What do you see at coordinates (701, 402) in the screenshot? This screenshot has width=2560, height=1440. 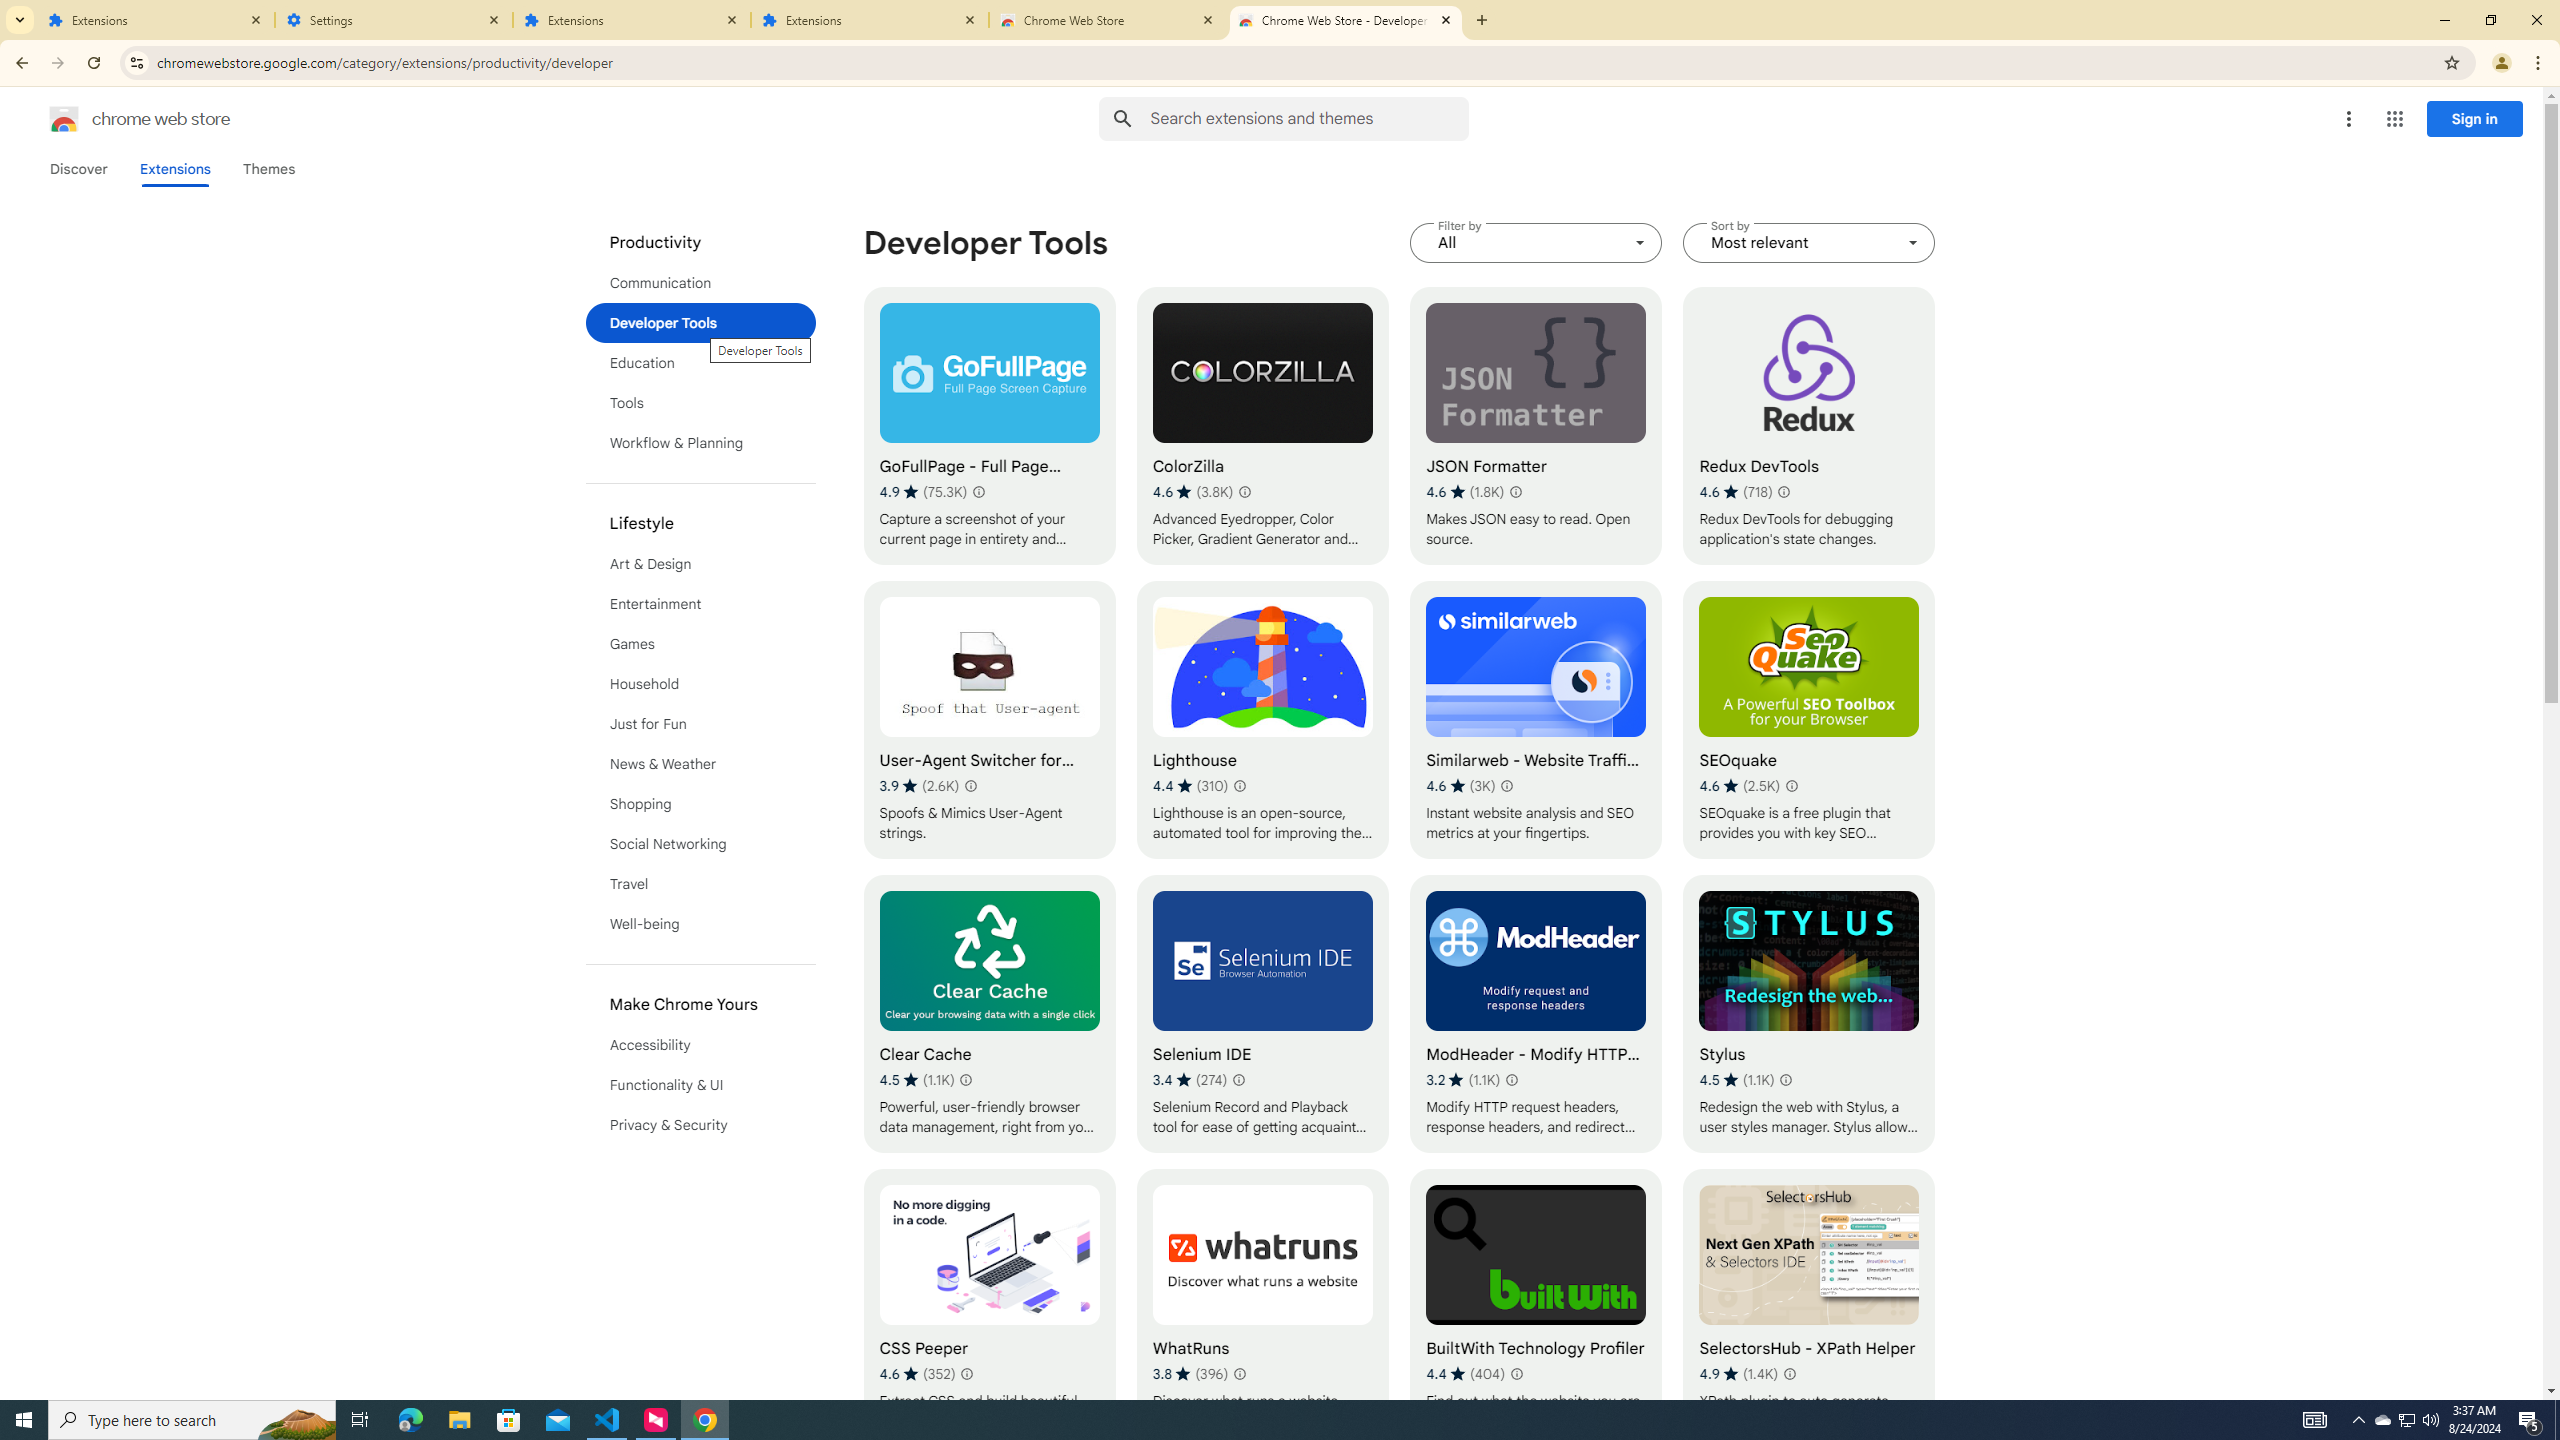 I see `'Tools'` at bounding box center [701, 402].